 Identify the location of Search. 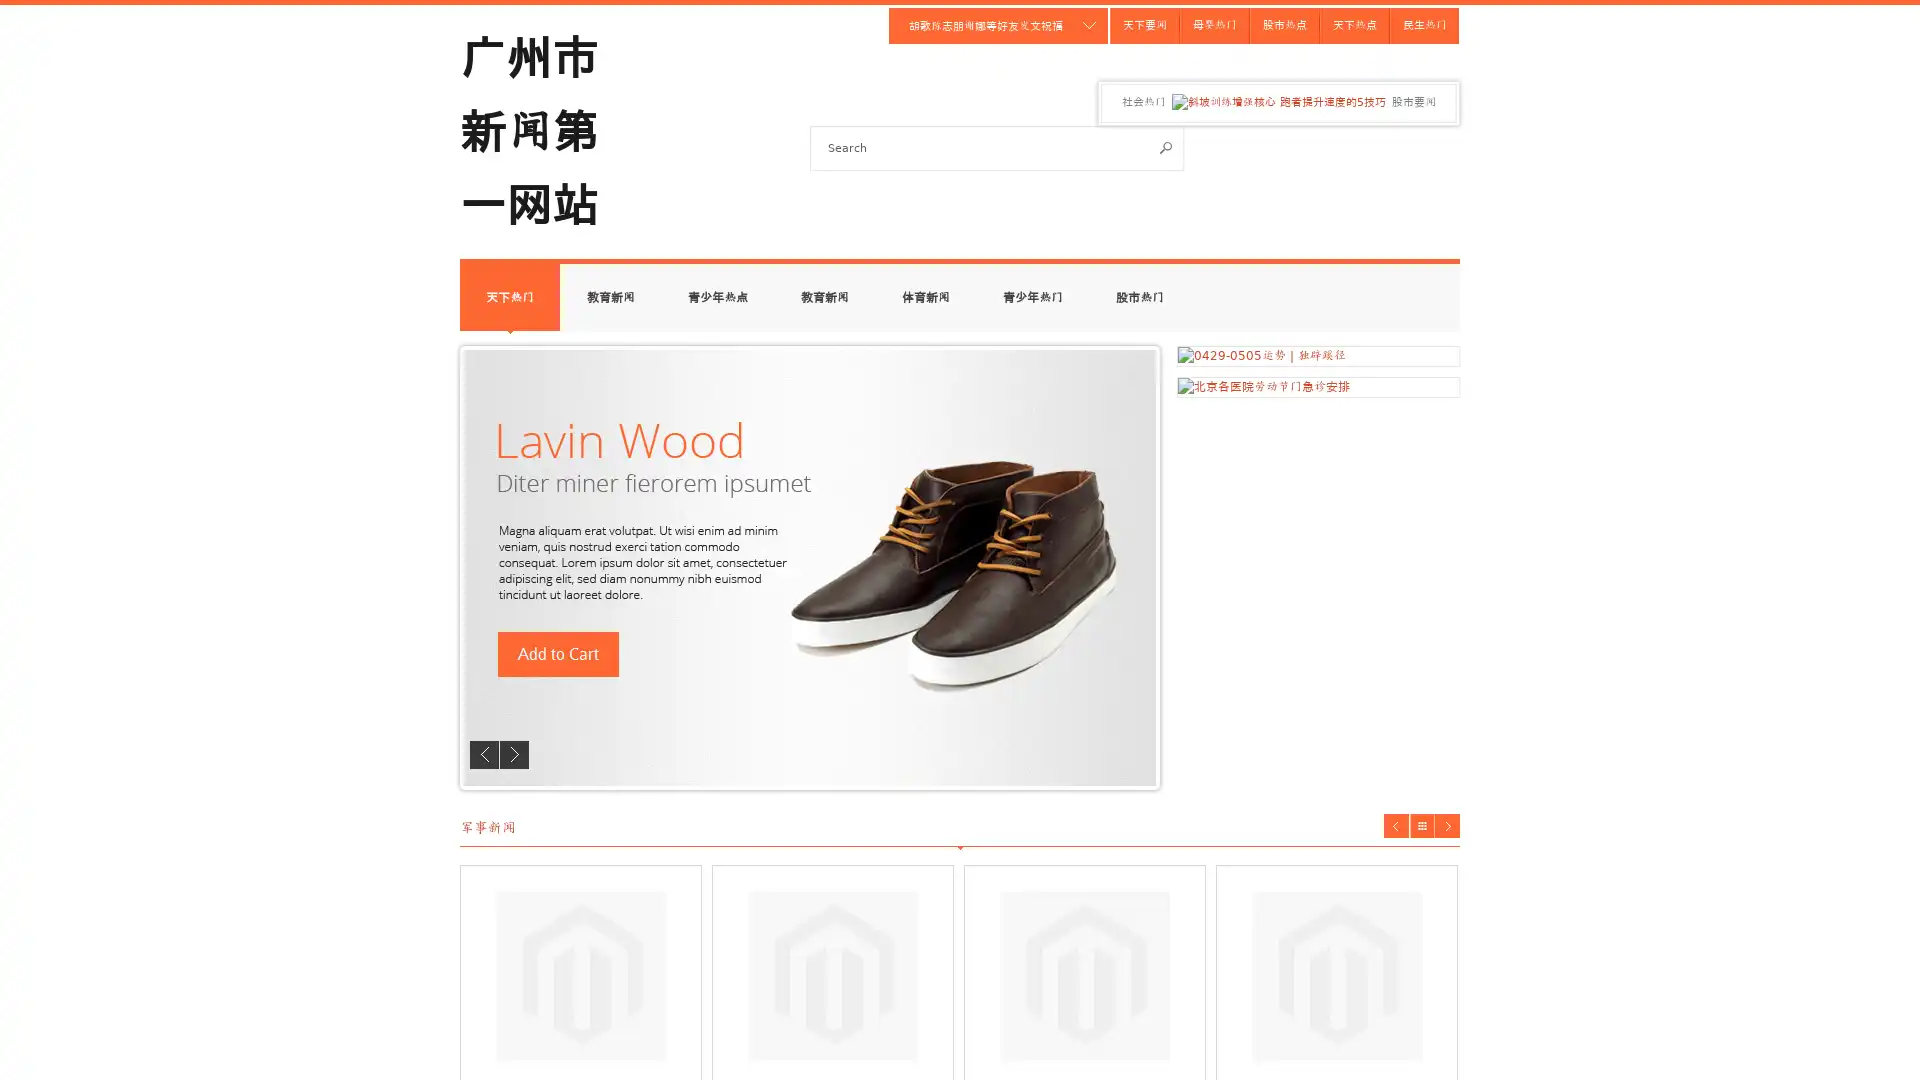
(1166, 146).